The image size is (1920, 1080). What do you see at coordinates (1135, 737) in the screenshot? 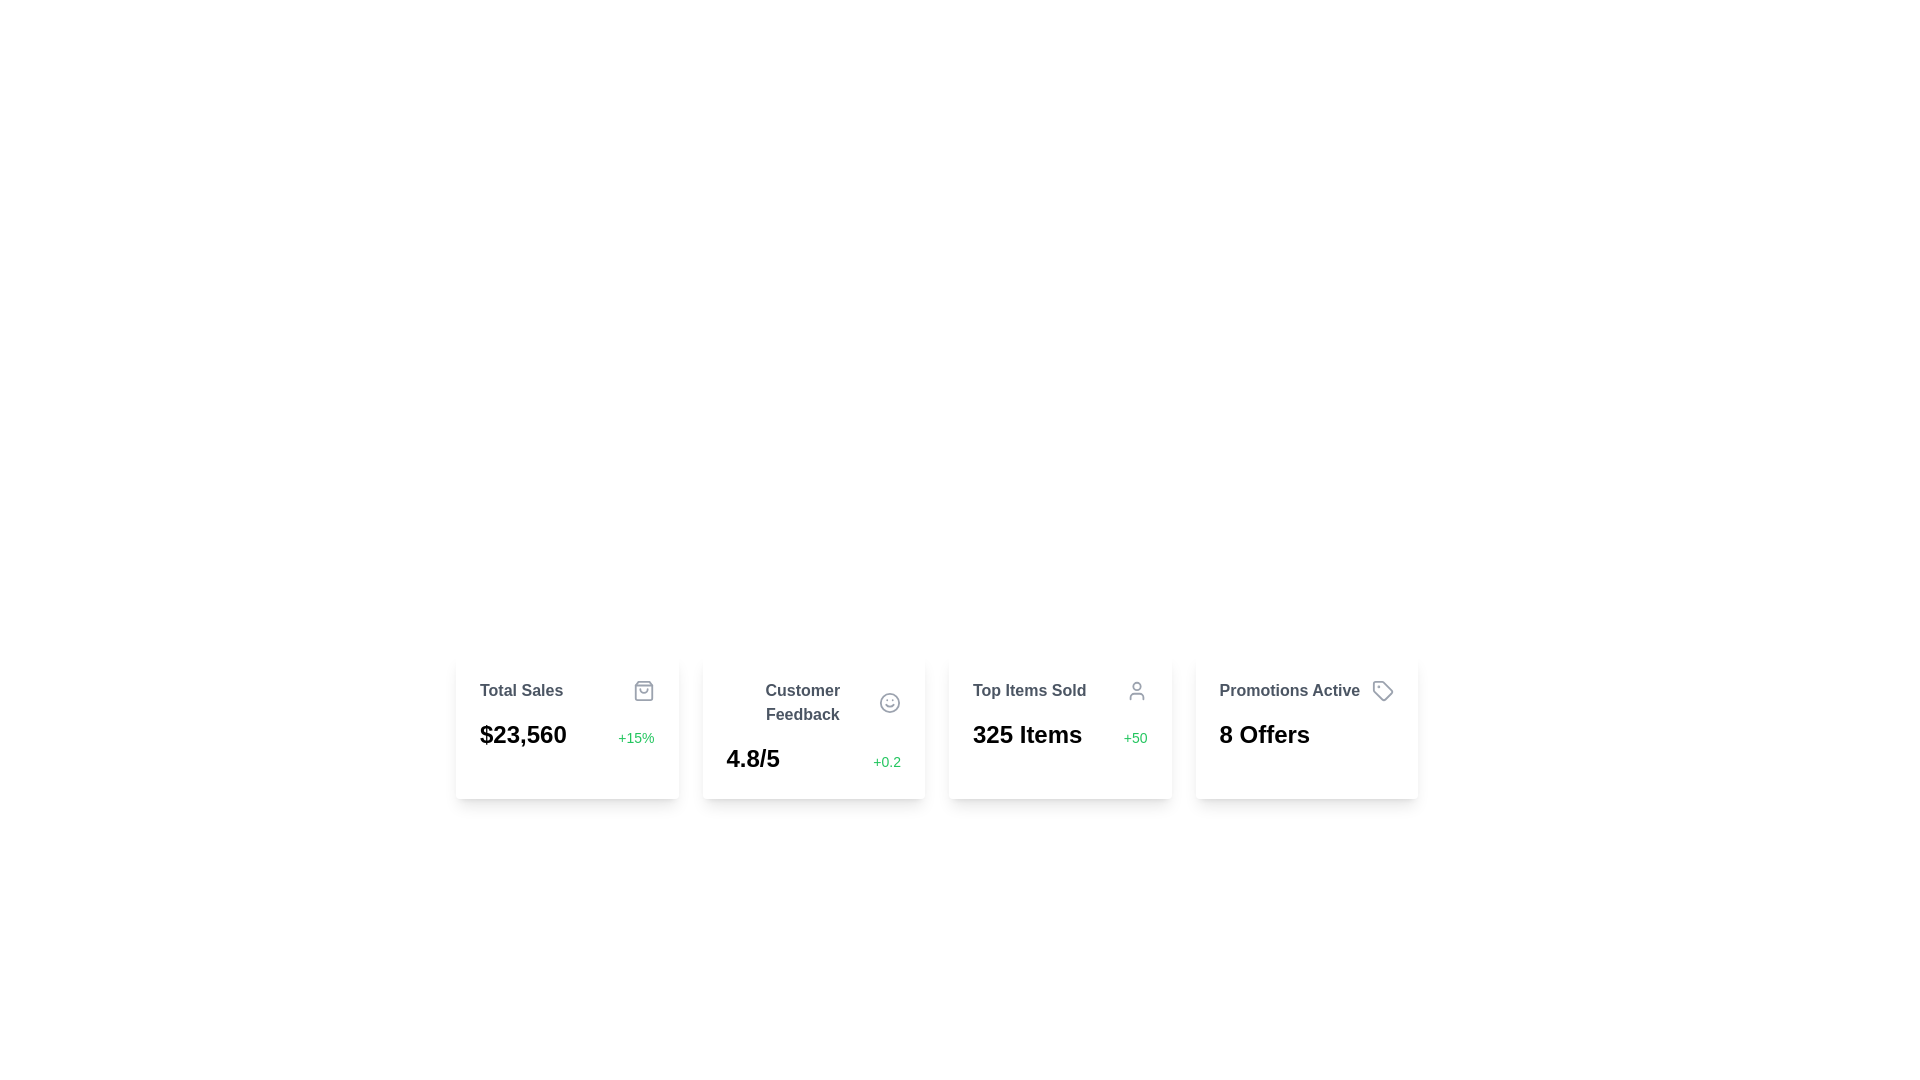
I see `the small green text label displaying '+50' located to the right of '325 Items' within the 'Top Items Sold' card component` at bounding box center [1135, 737].